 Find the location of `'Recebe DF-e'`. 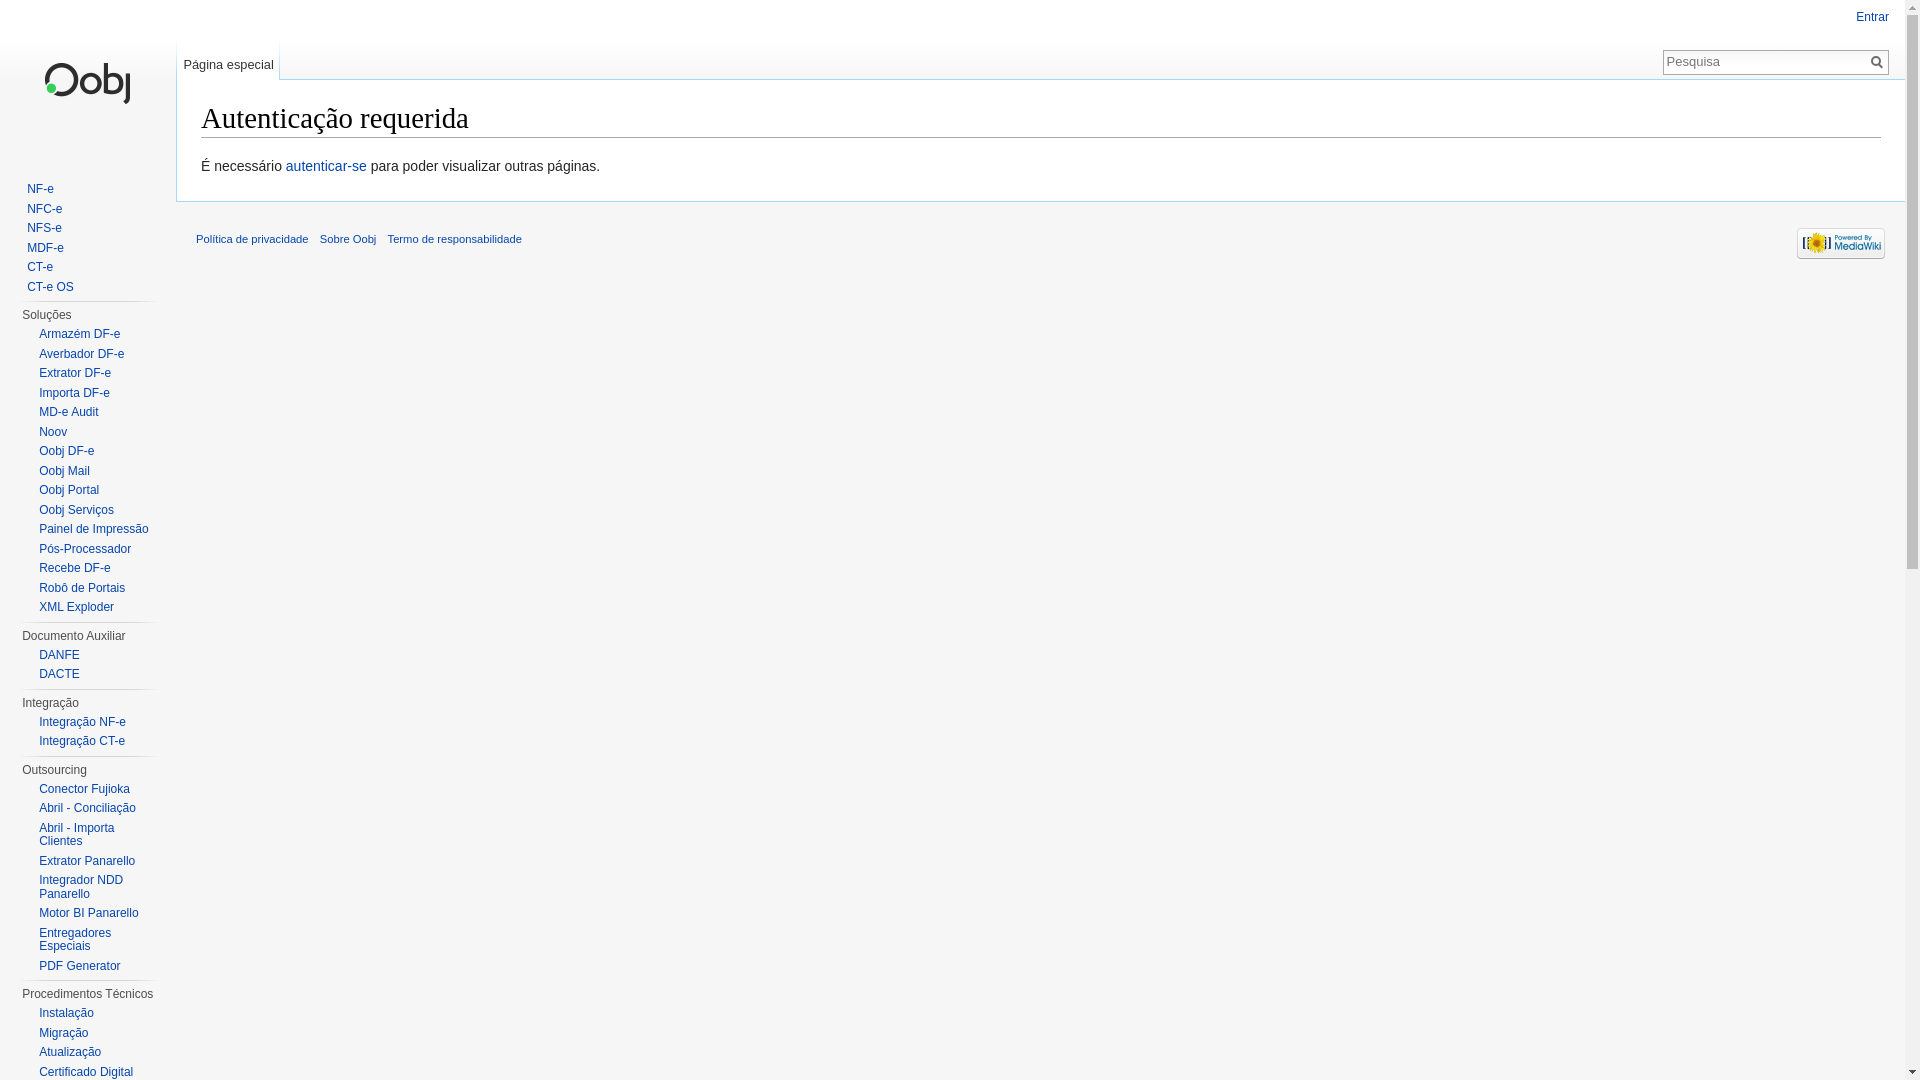

'Recebe DF-e' is located at coordinates (74, 567).